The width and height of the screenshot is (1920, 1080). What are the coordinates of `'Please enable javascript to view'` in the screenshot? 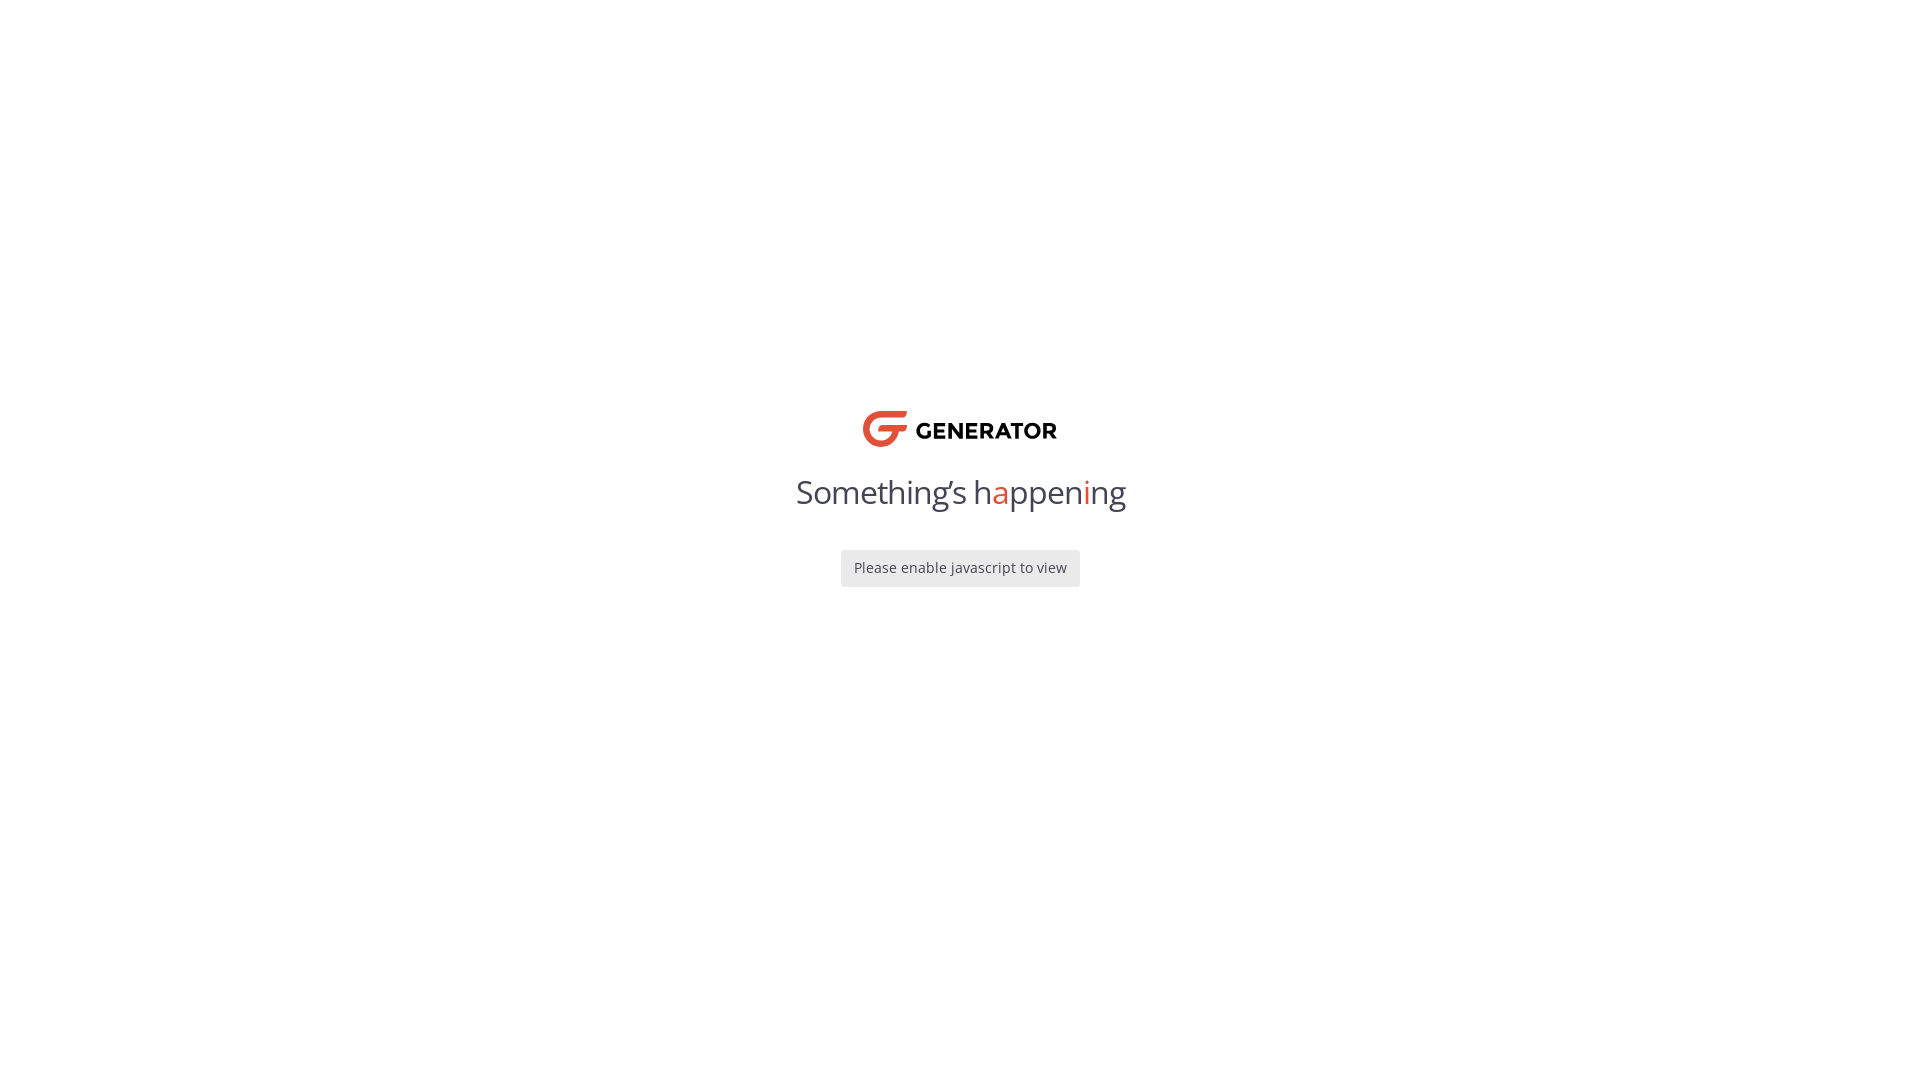 It's located at (958, 567).